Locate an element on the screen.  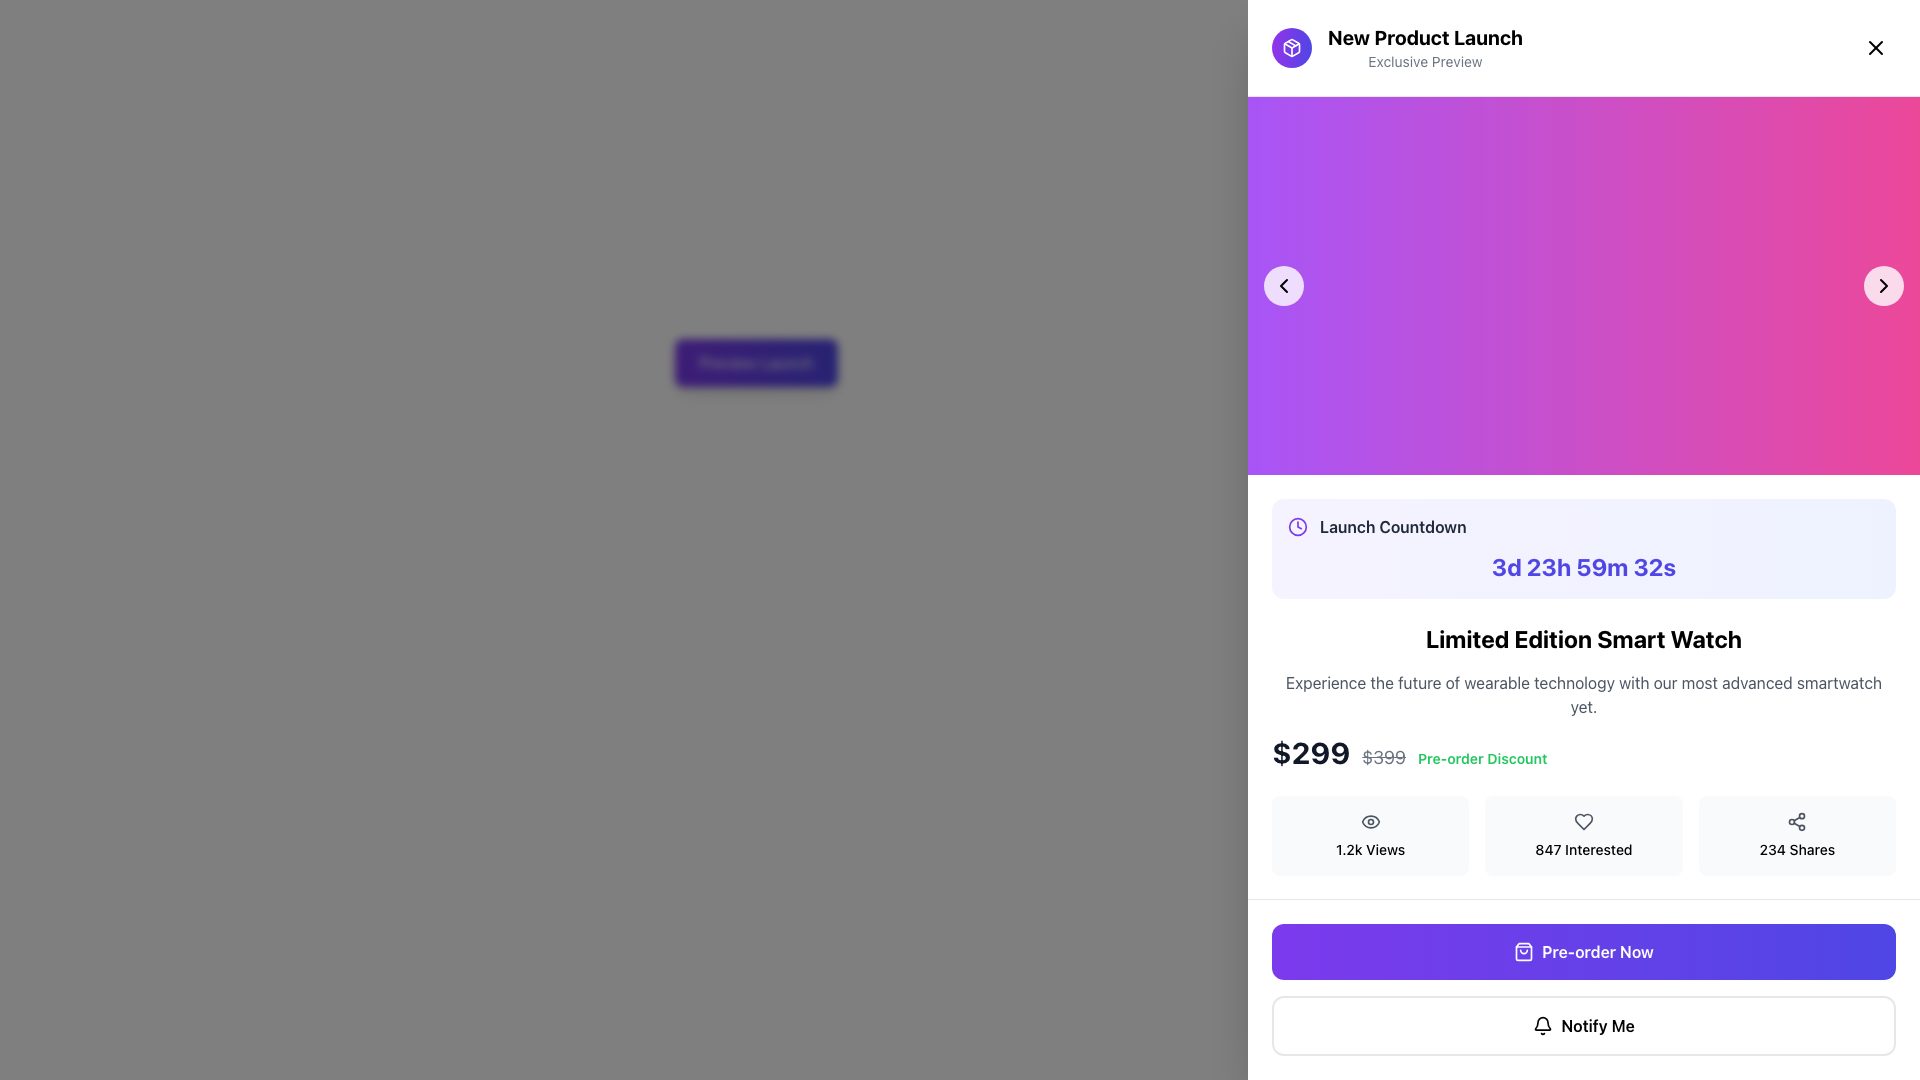
the circular button with a white and slightly transparent background featuring a right-facing chevron arrow is located at coordinates (1882, 285).